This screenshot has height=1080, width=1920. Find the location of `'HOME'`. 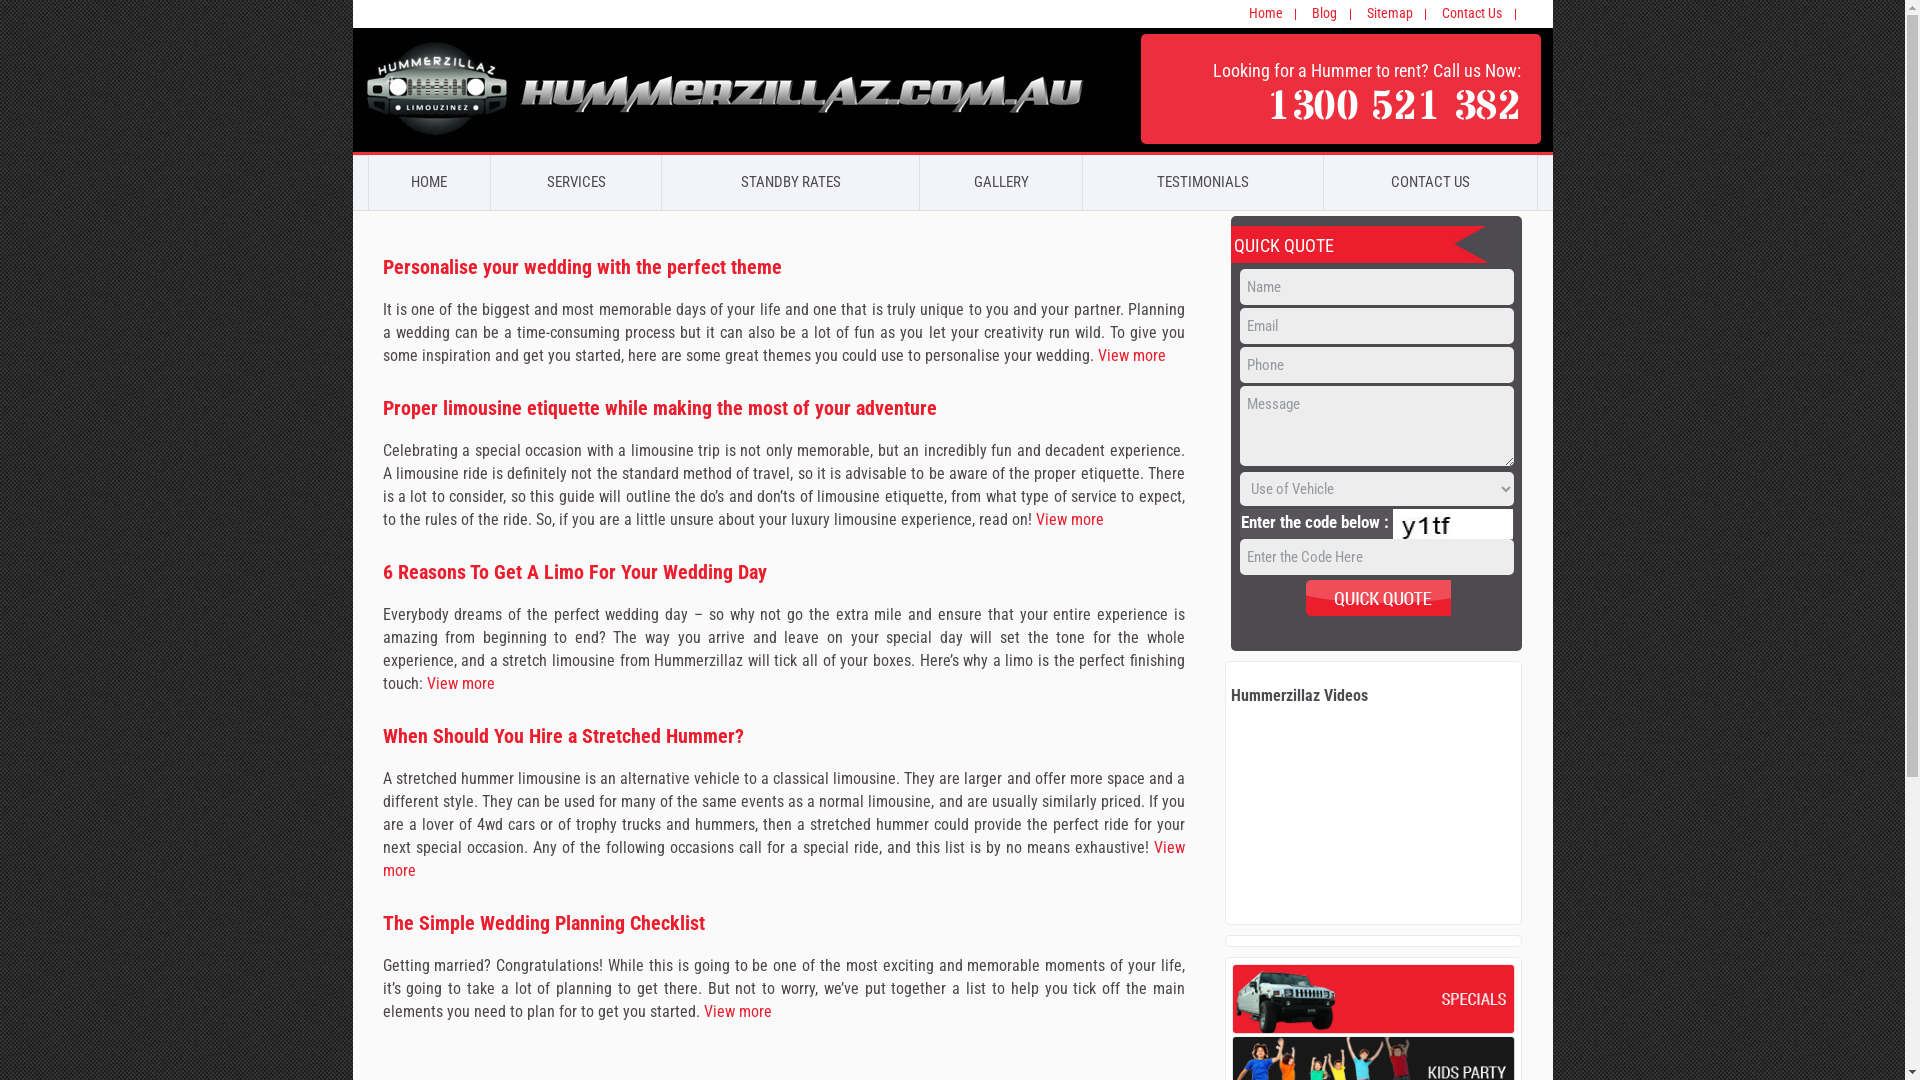

'HOME' is located at coordinates (427, 182).